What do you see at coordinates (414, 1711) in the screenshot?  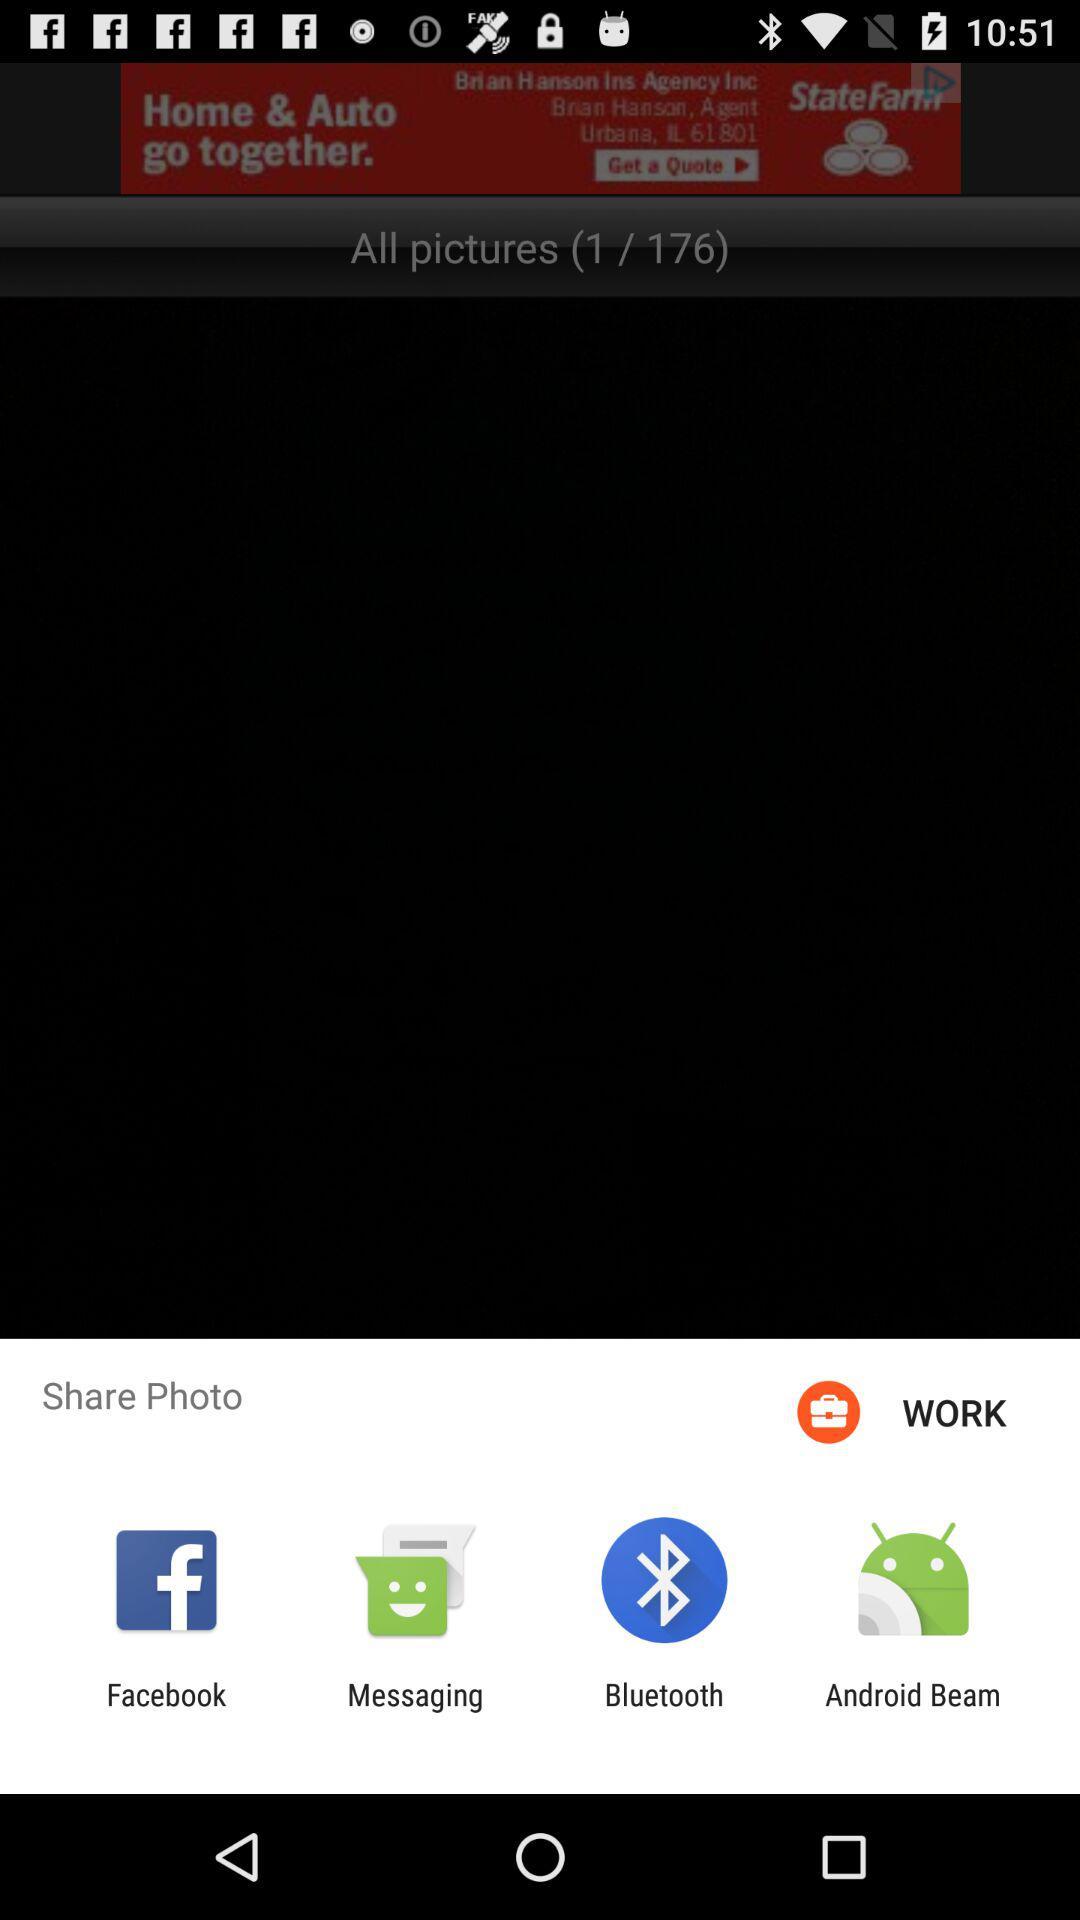 I see `the messaging app` at bounding box center [414, 1711].